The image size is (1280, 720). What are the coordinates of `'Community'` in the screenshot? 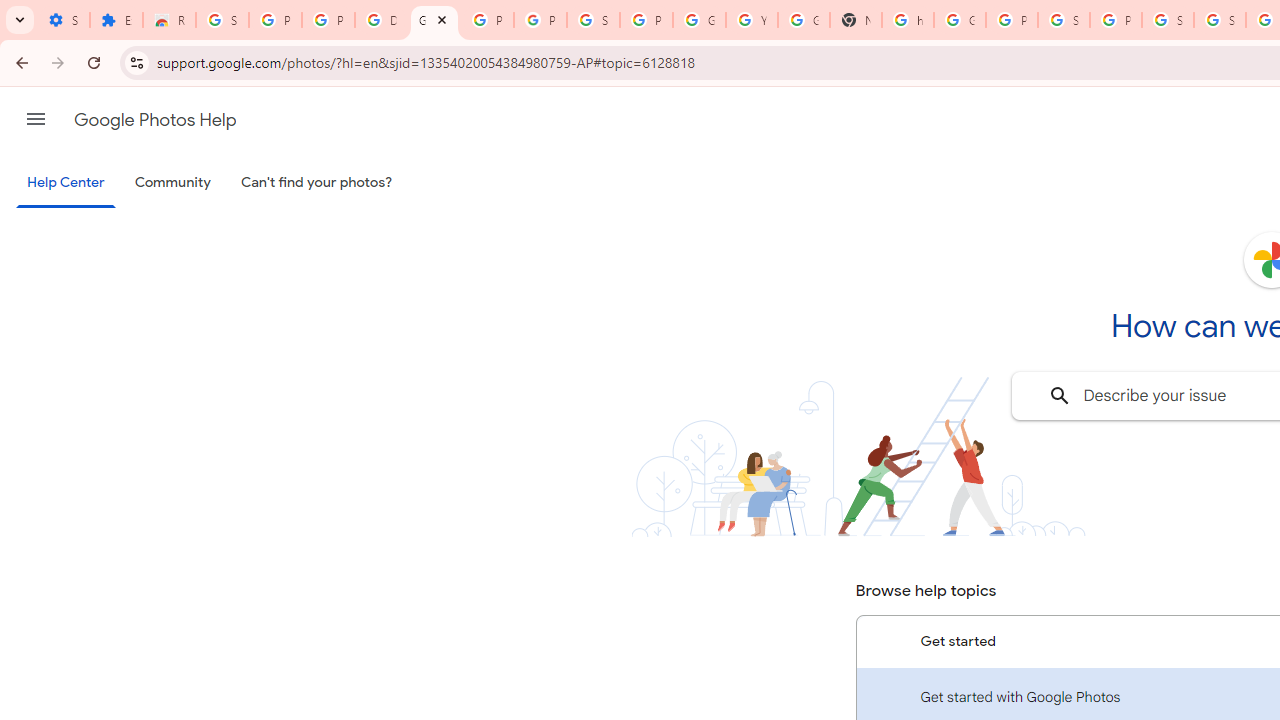 It's located at (172, 183).